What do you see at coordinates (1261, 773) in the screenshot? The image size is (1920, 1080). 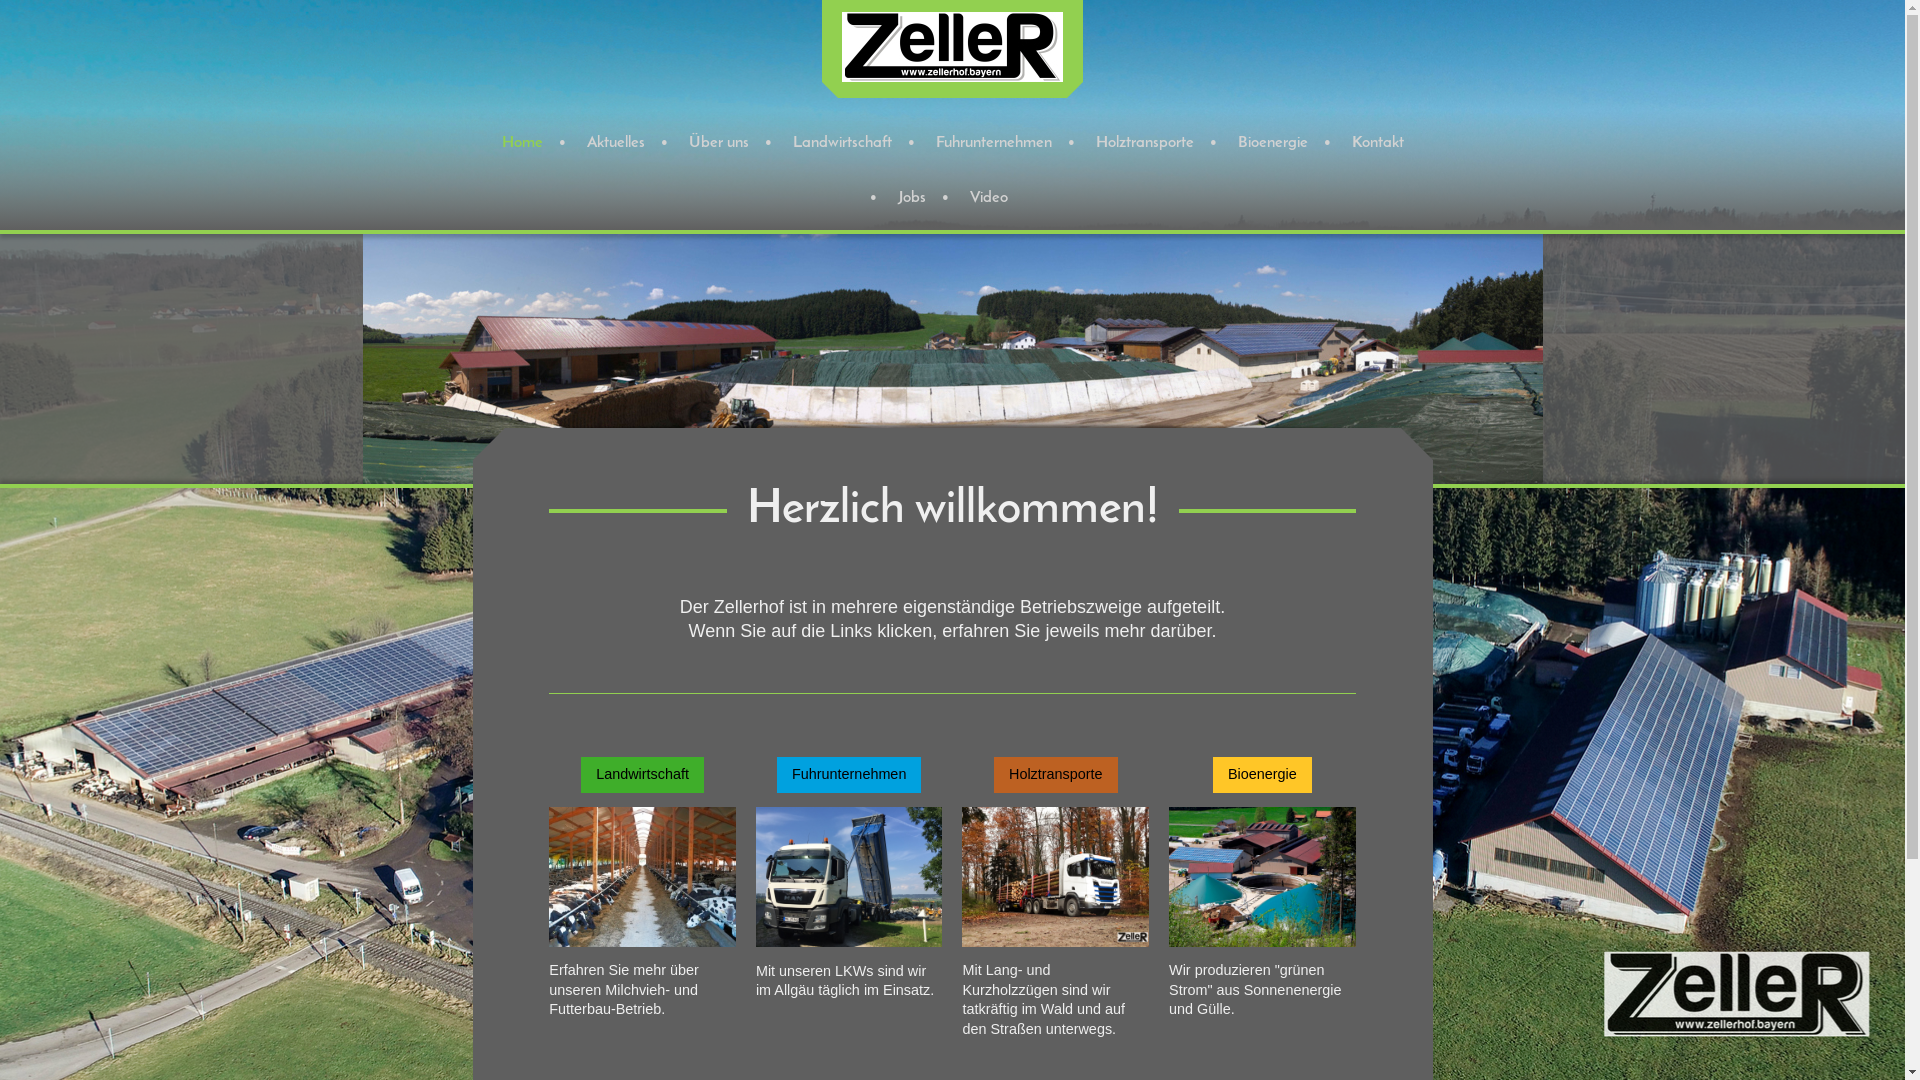 I see `'Bioenergie'` at bounding box center [1261, 773].